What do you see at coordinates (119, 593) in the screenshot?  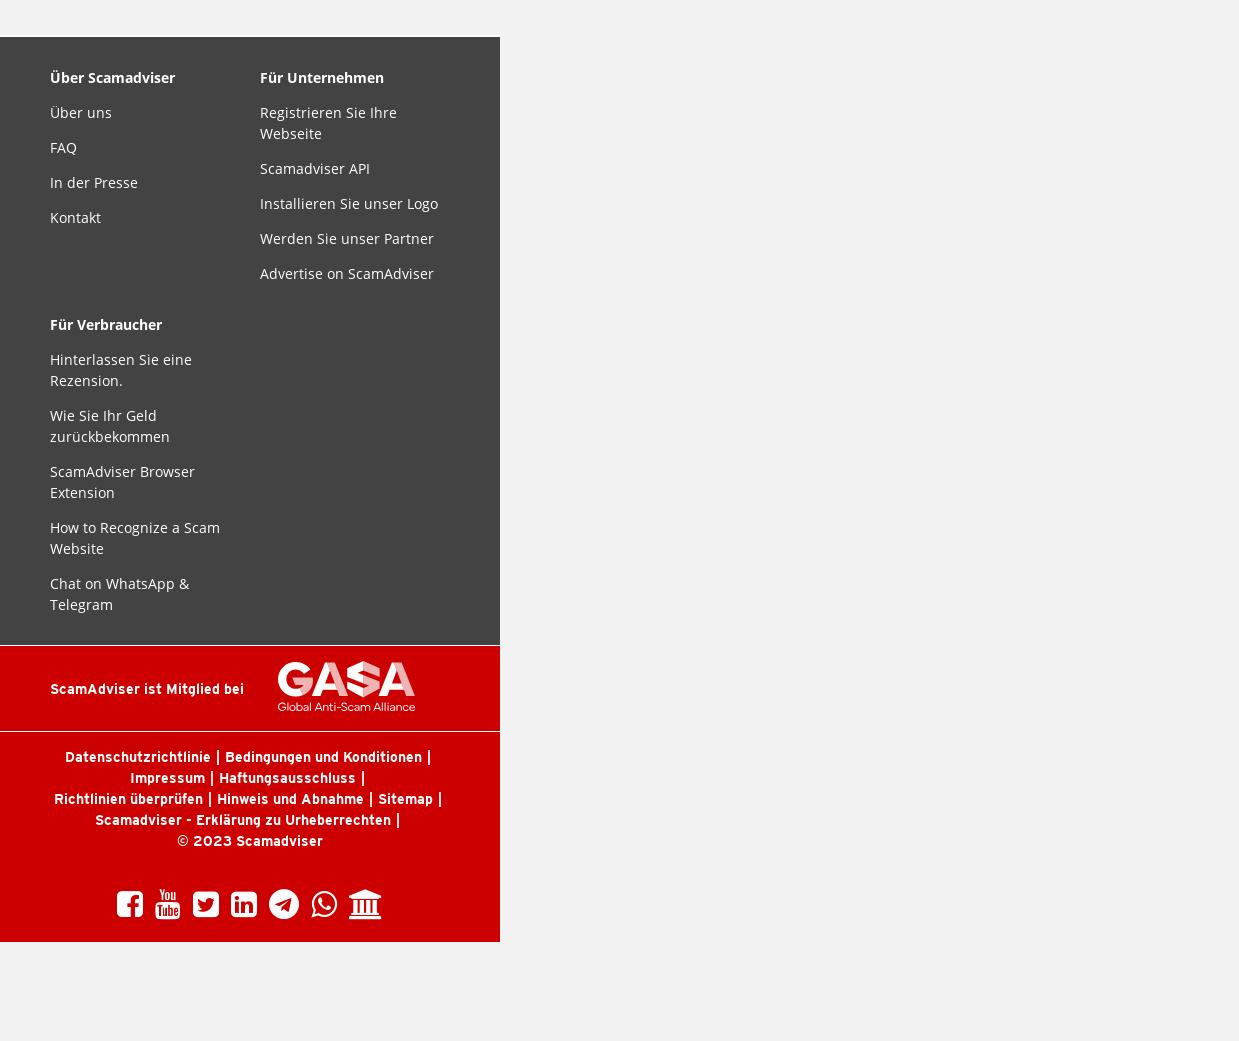 I see `'Chat on WhatsApp & Telegram'` at bounding box center [119, 593].